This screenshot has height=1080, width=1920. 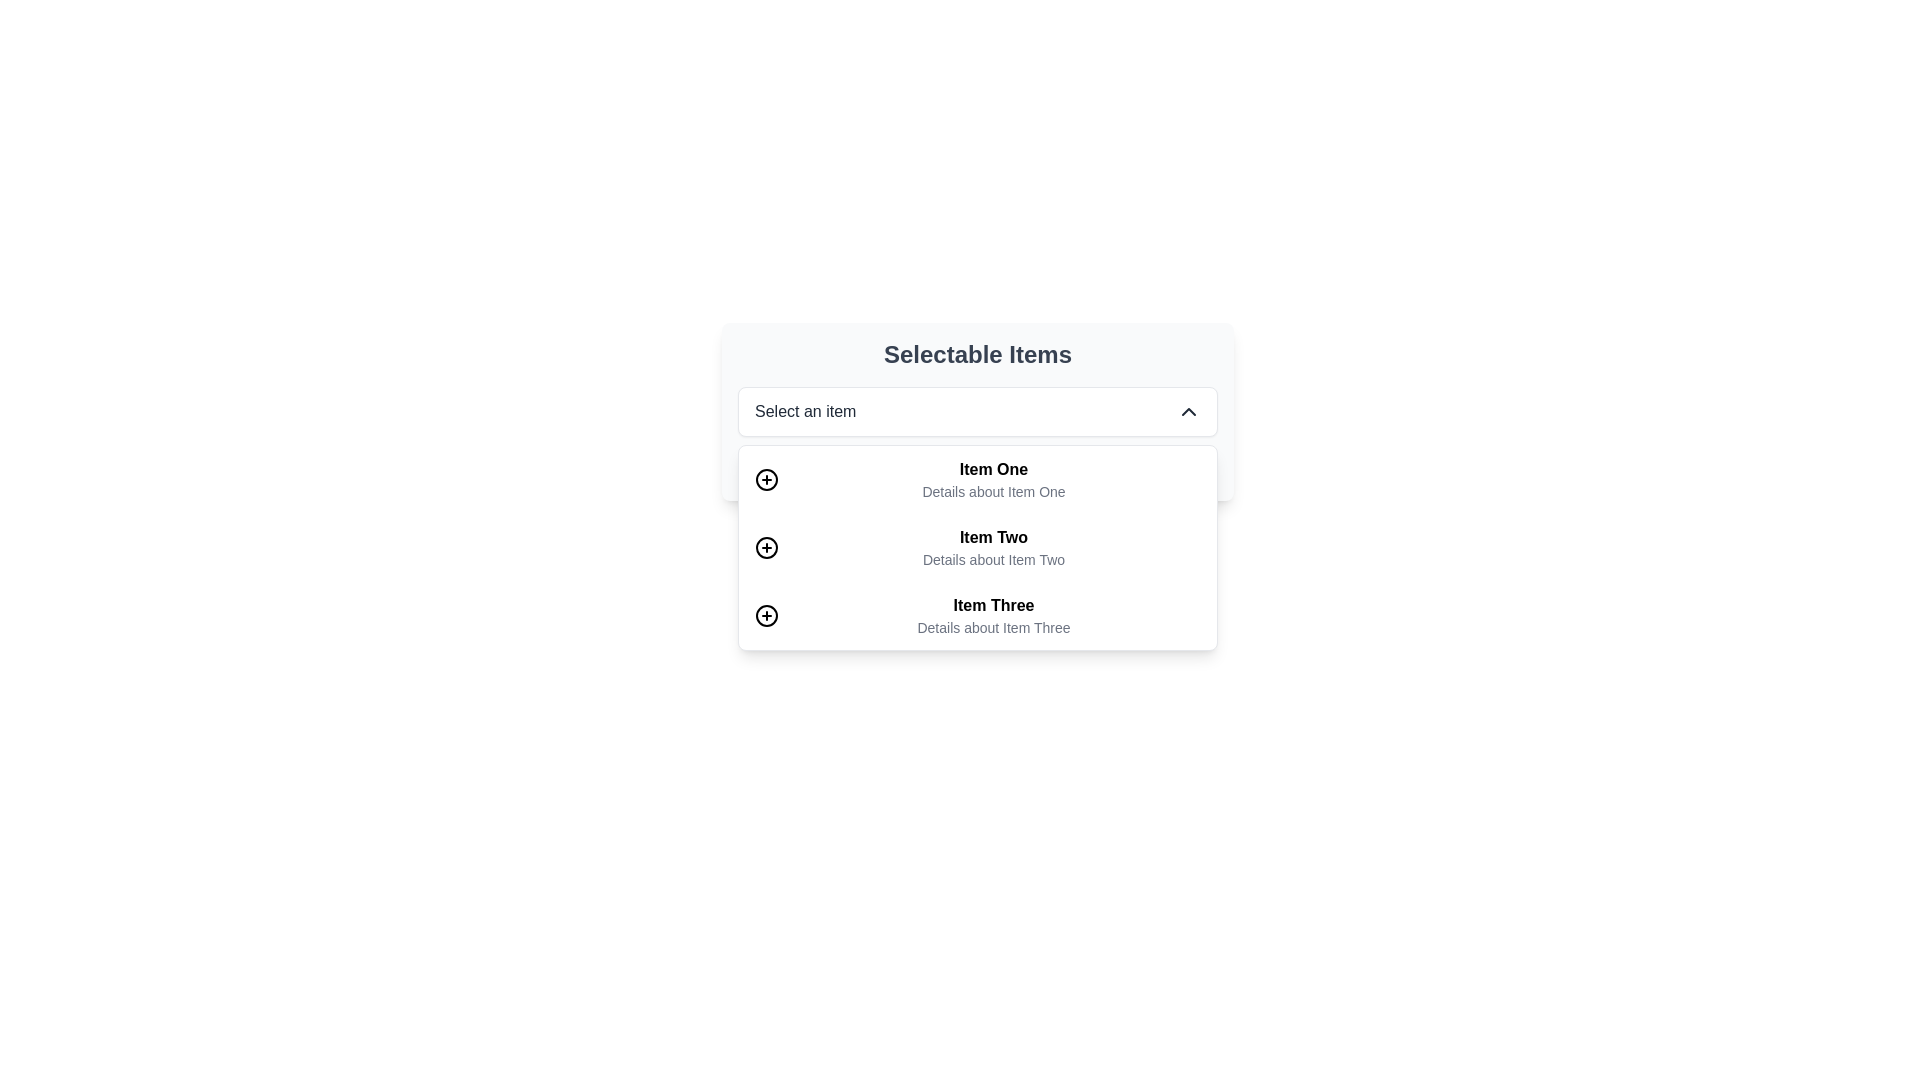 What do you see at coordinates (766, 547) in the screenshot?
I see `the SVG circle element with a black outline located next to the list item labeled 'Item Two' in the vertically aligned button list` at bounding box center [766, 547].